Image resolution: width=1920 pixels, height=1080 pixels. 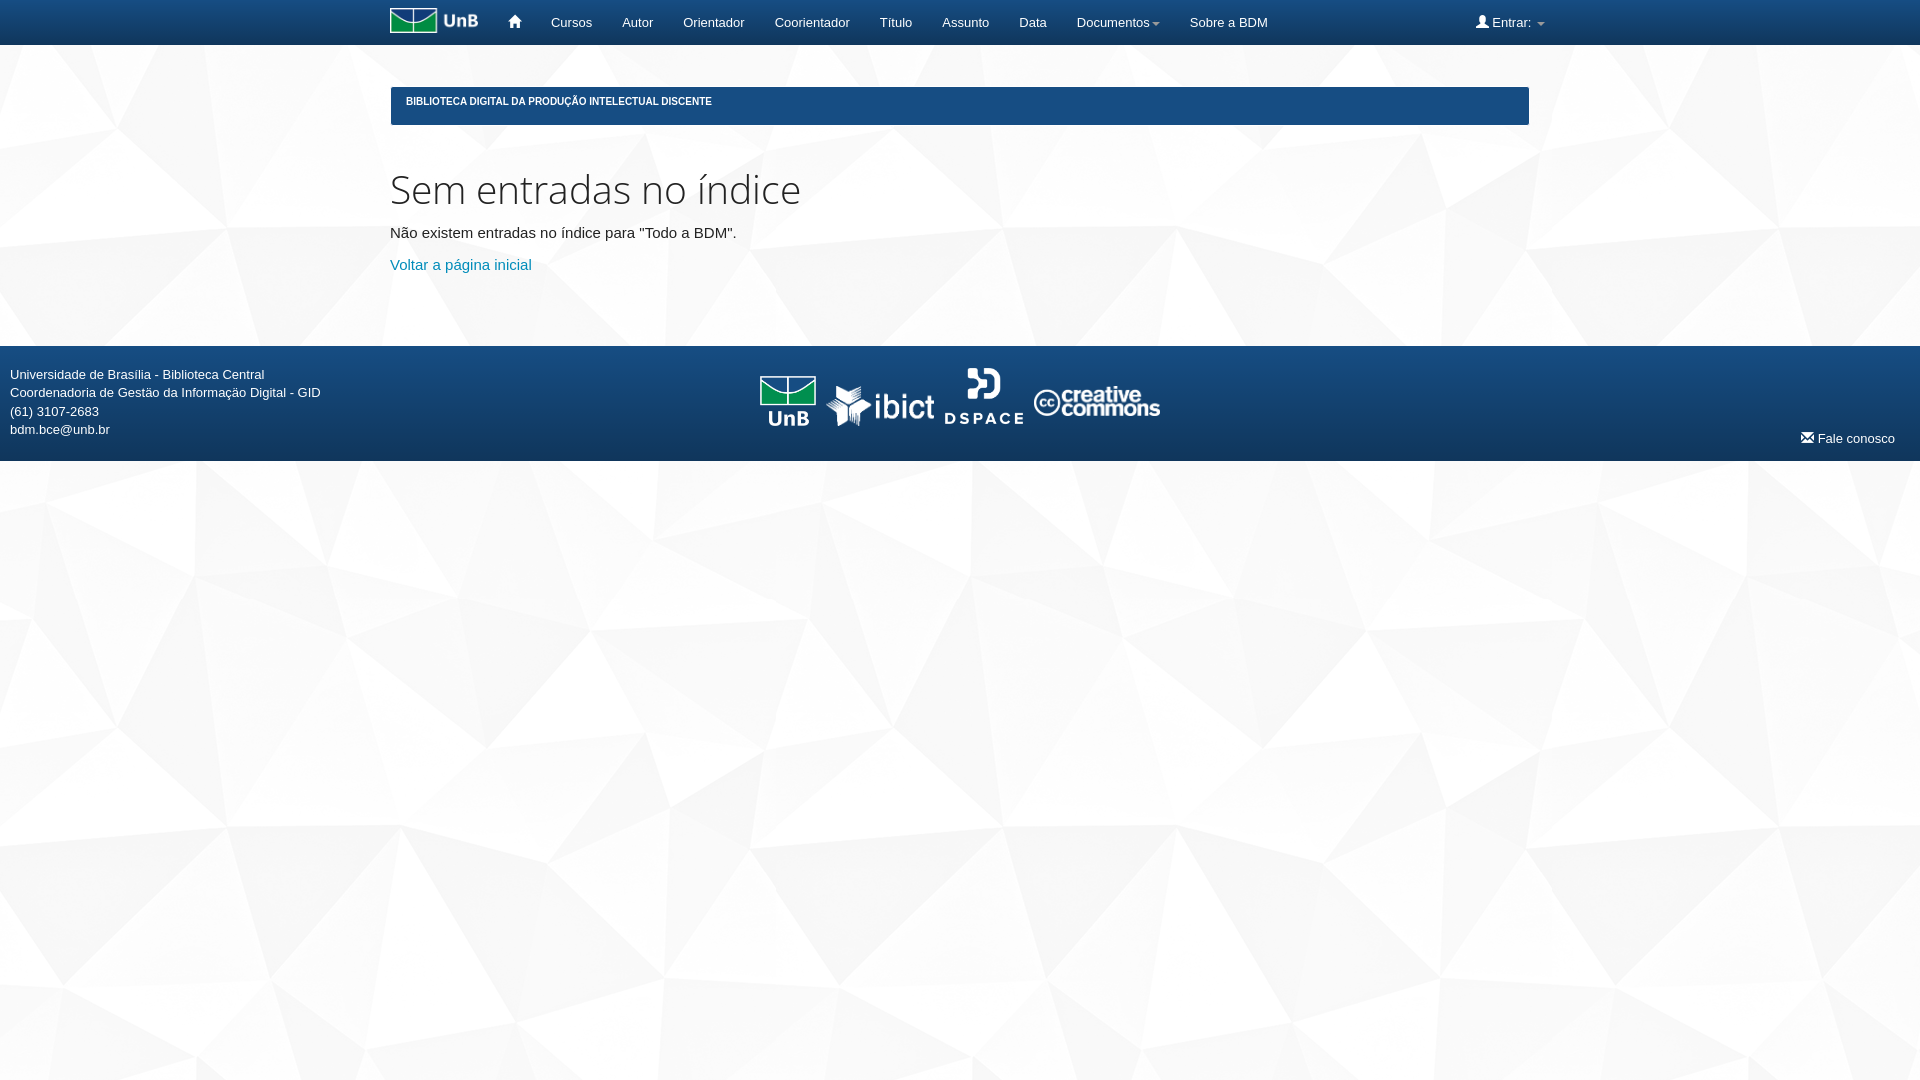 What do you see at coordinates (758, 22) in the screenshot?
I see `'Coorientador'` at bounding box center [758, 22].